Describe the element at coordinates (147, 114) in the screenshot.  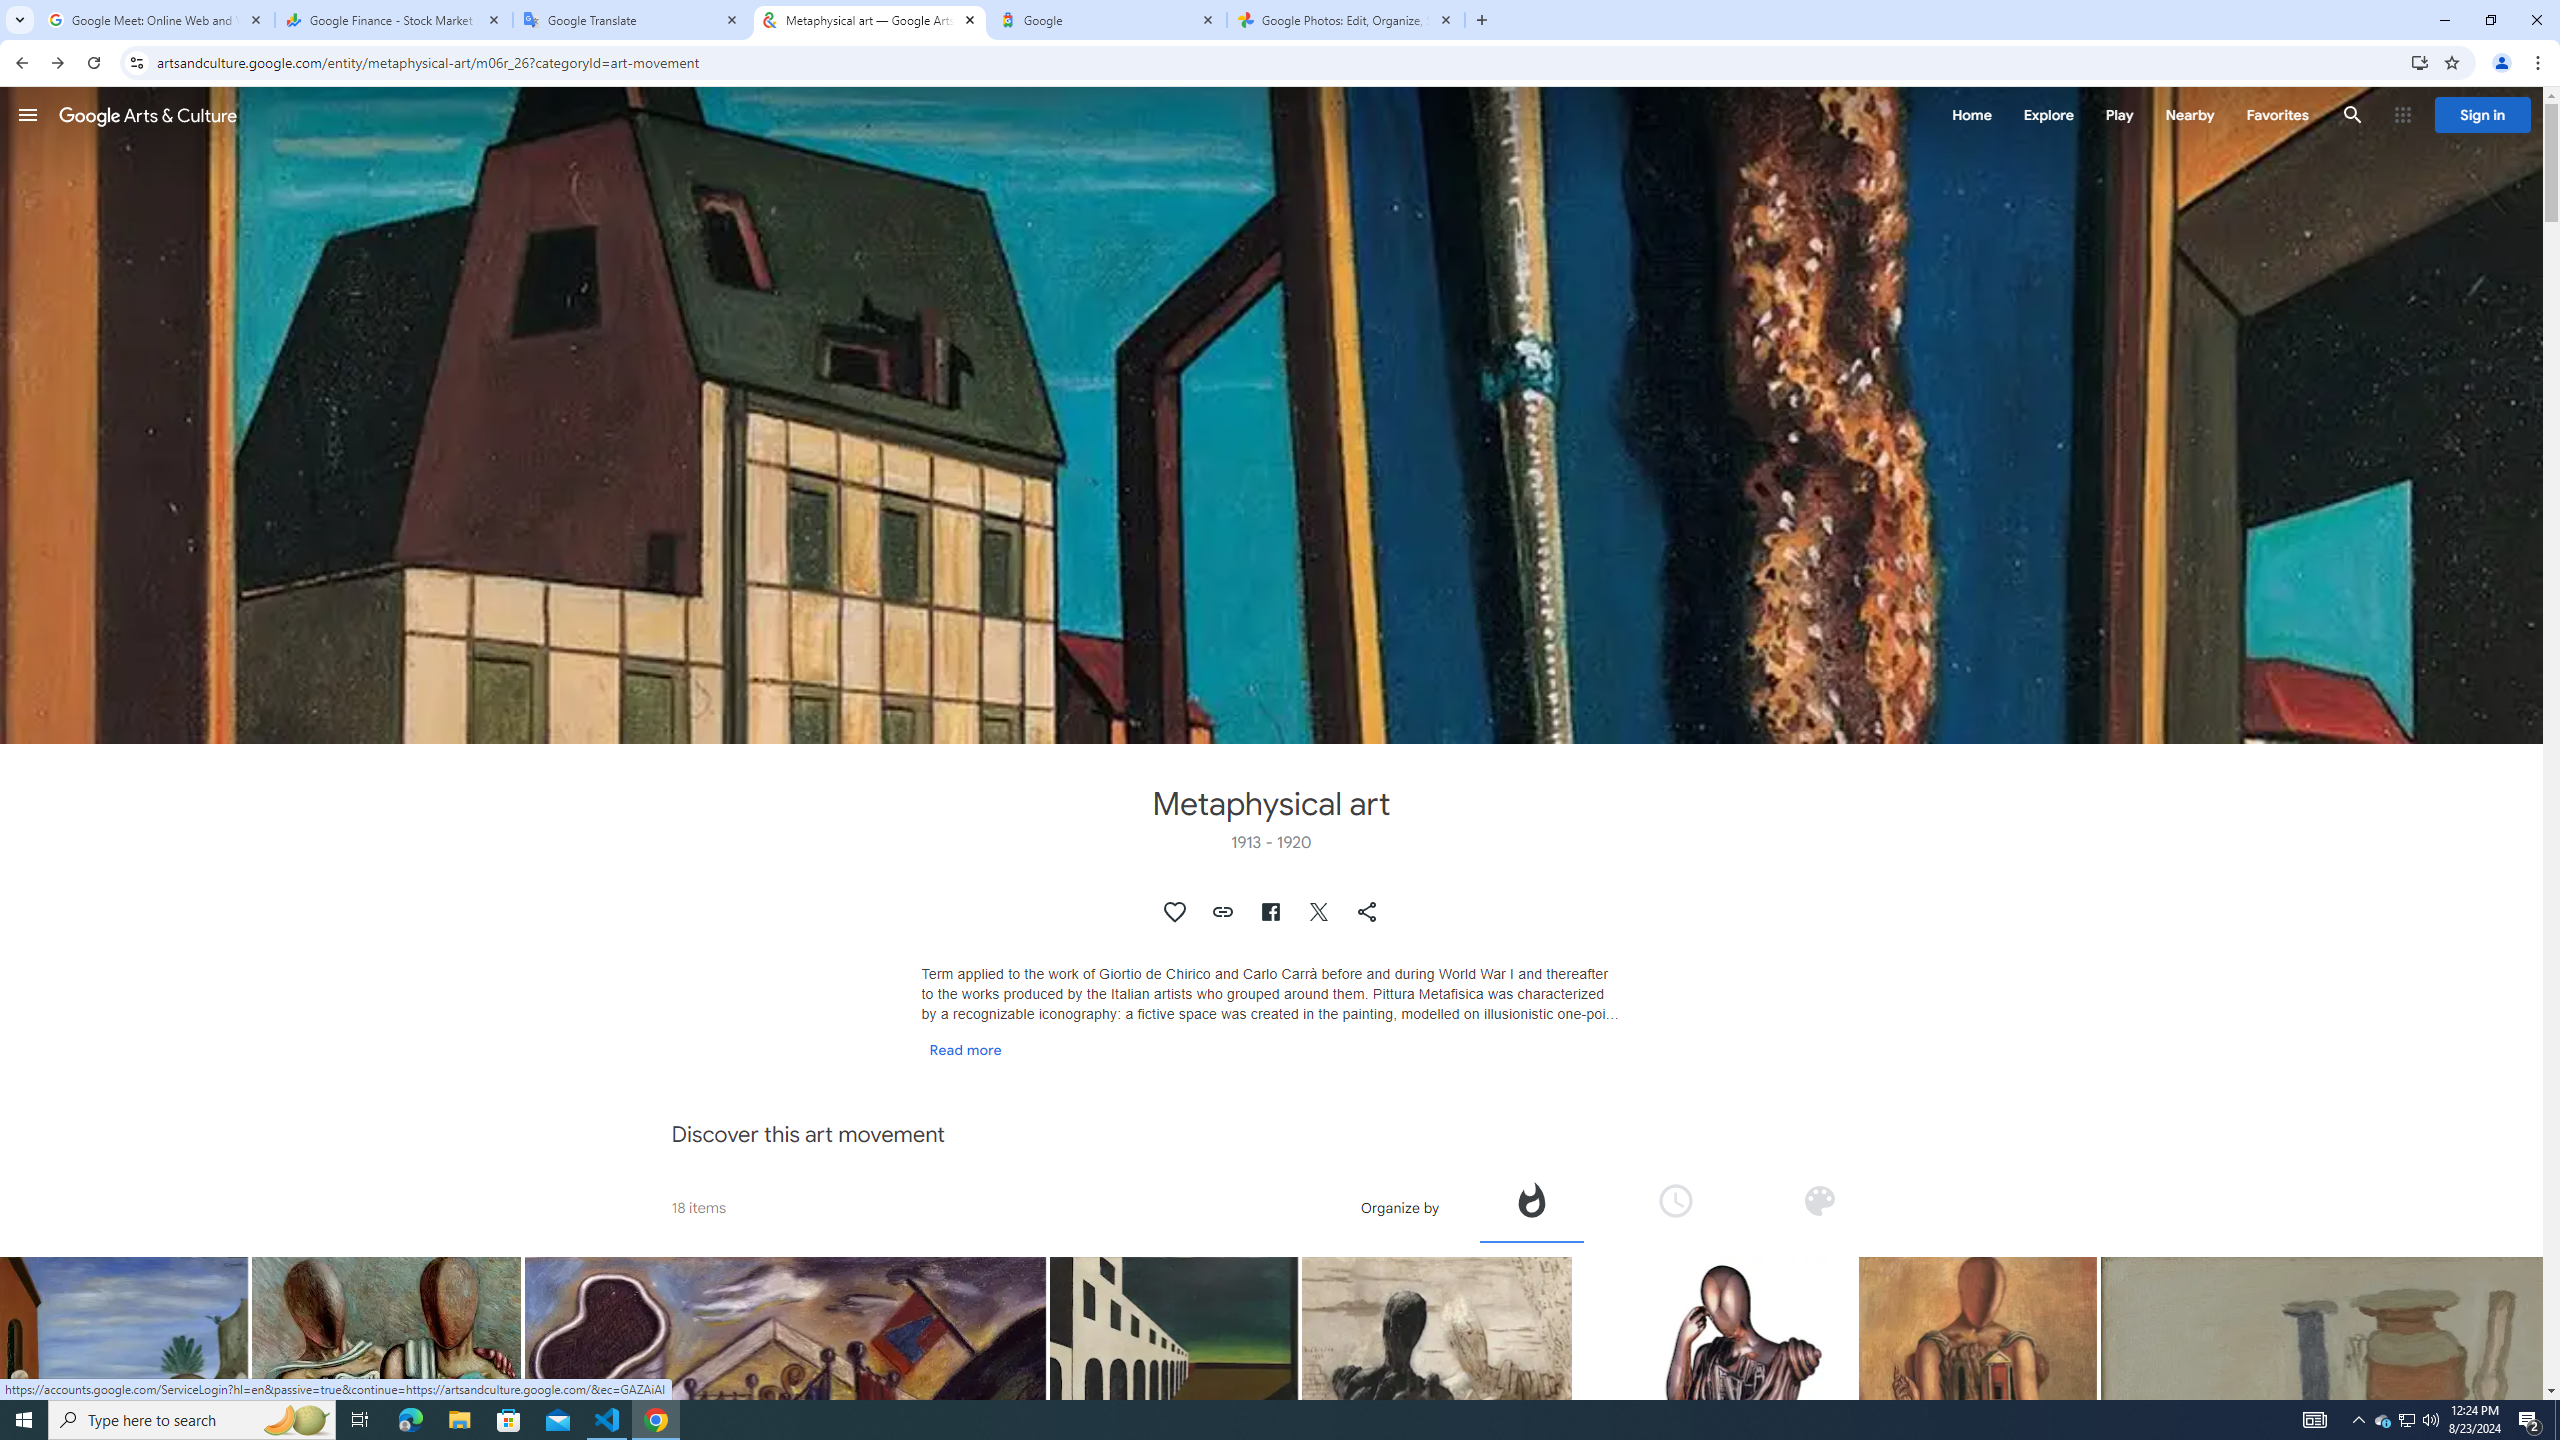
I see `'Google Arts & Culture'` at that location.